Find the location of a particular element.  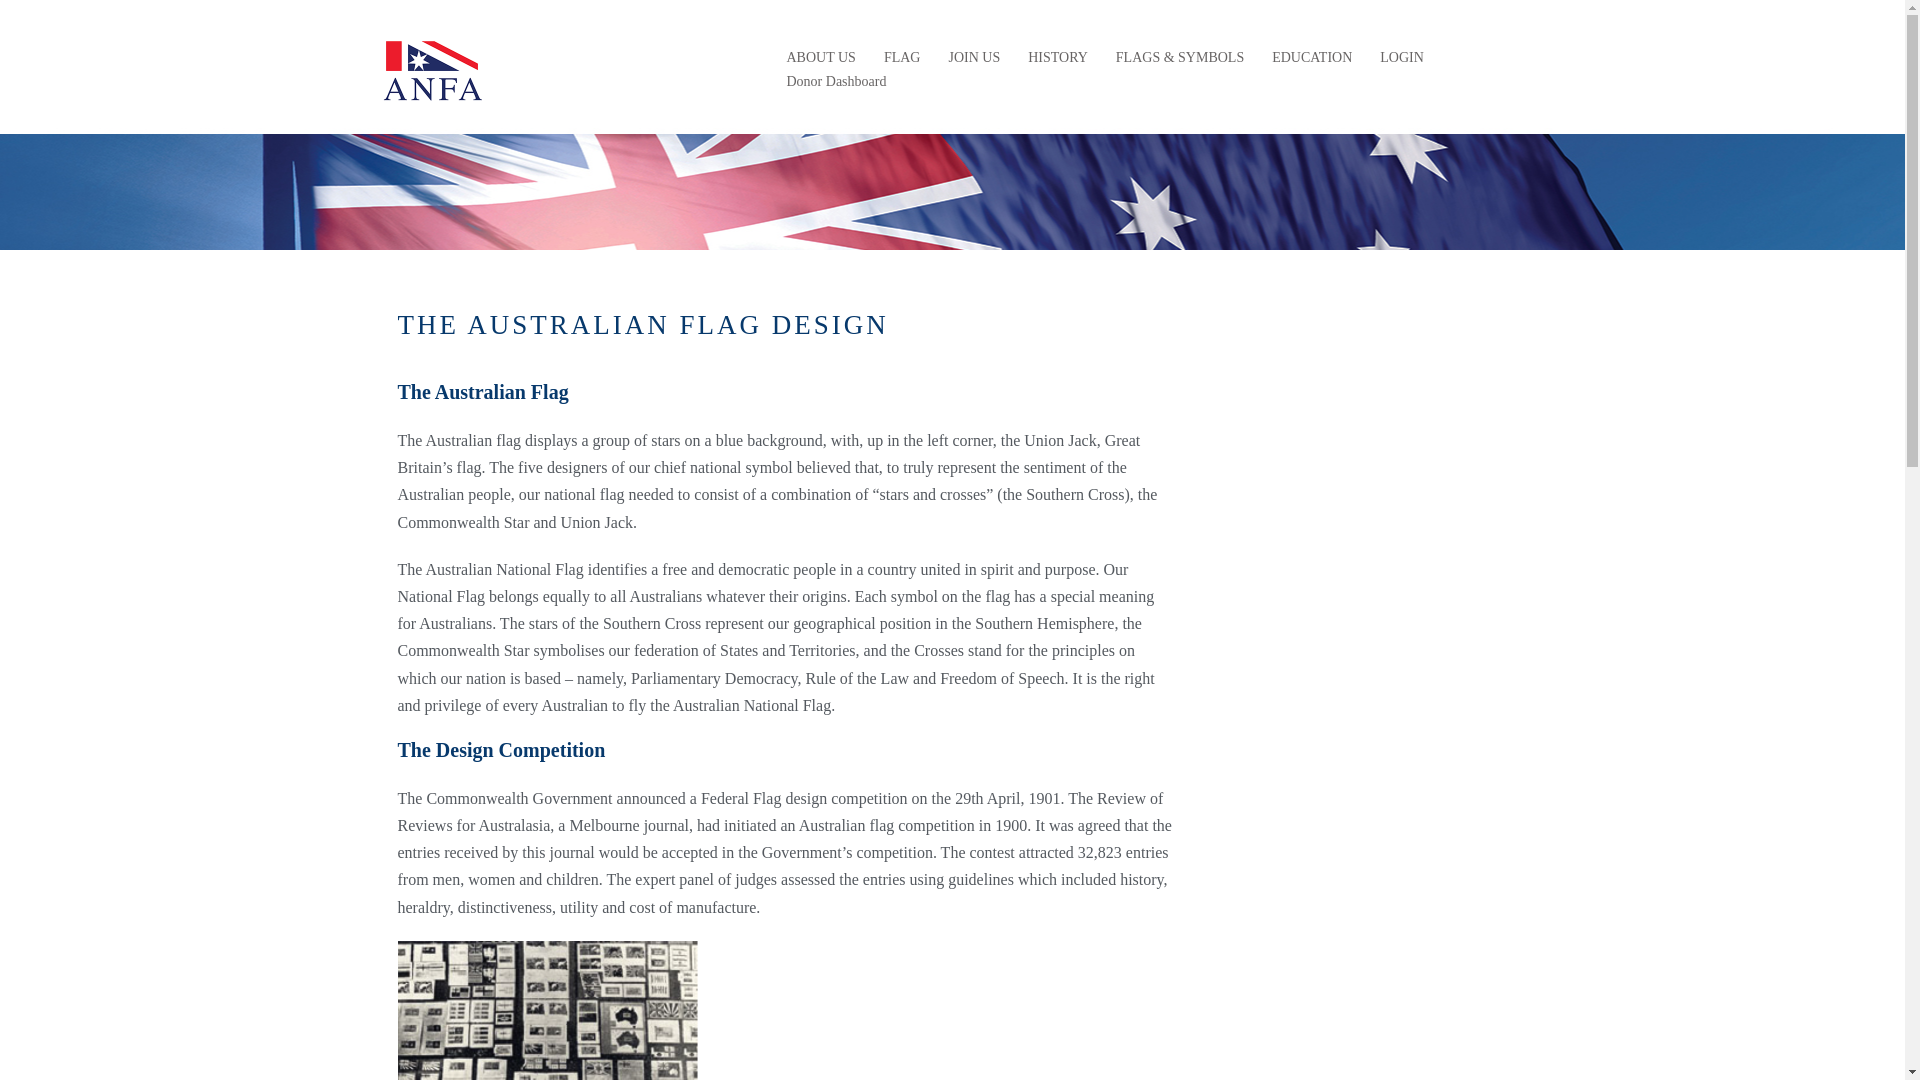

'Australian National Flag Association (ANFA)' is located at coordinates (431, 67).